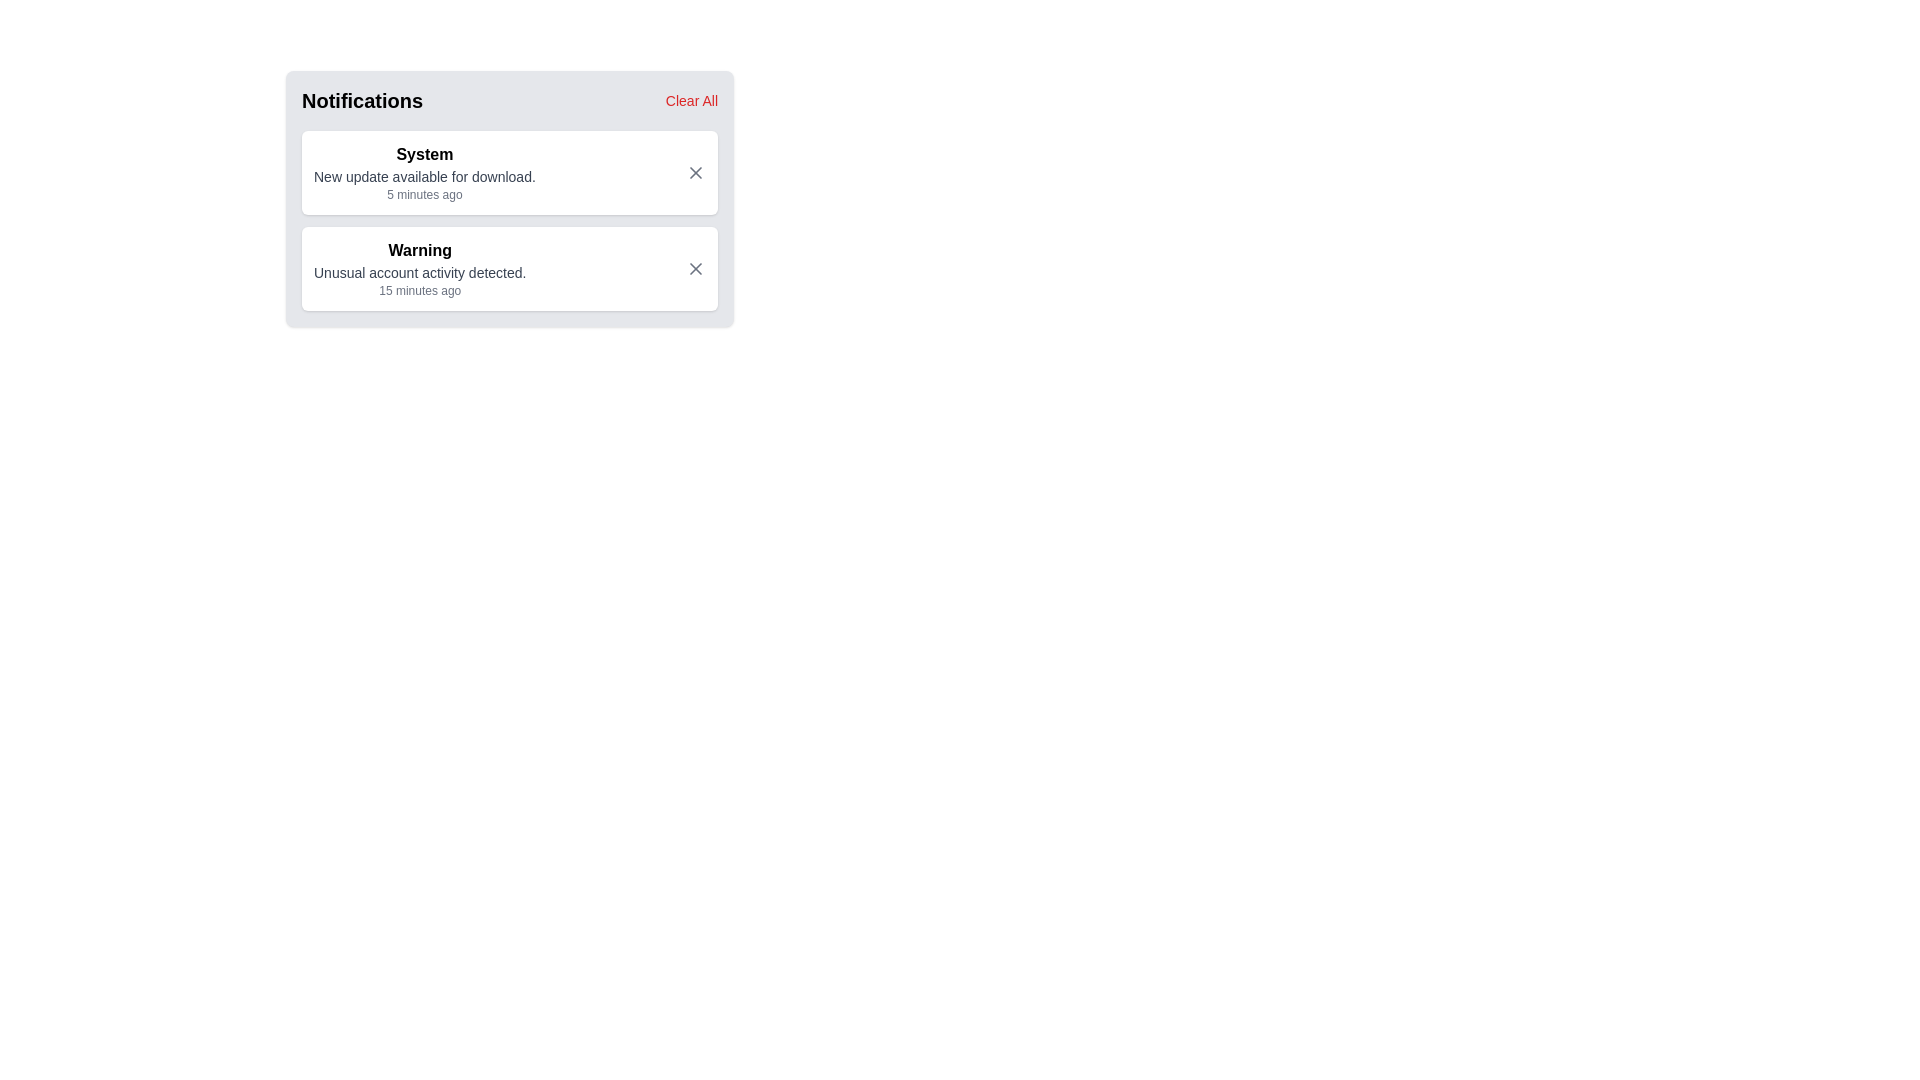  Describe the element at coordinates (696, 268) in the screenshot. I see `the close icon button represented by an outlined 'X' symbol located in the top-right corner of the second notification card indicating a warning about unusual account activity` at that location.